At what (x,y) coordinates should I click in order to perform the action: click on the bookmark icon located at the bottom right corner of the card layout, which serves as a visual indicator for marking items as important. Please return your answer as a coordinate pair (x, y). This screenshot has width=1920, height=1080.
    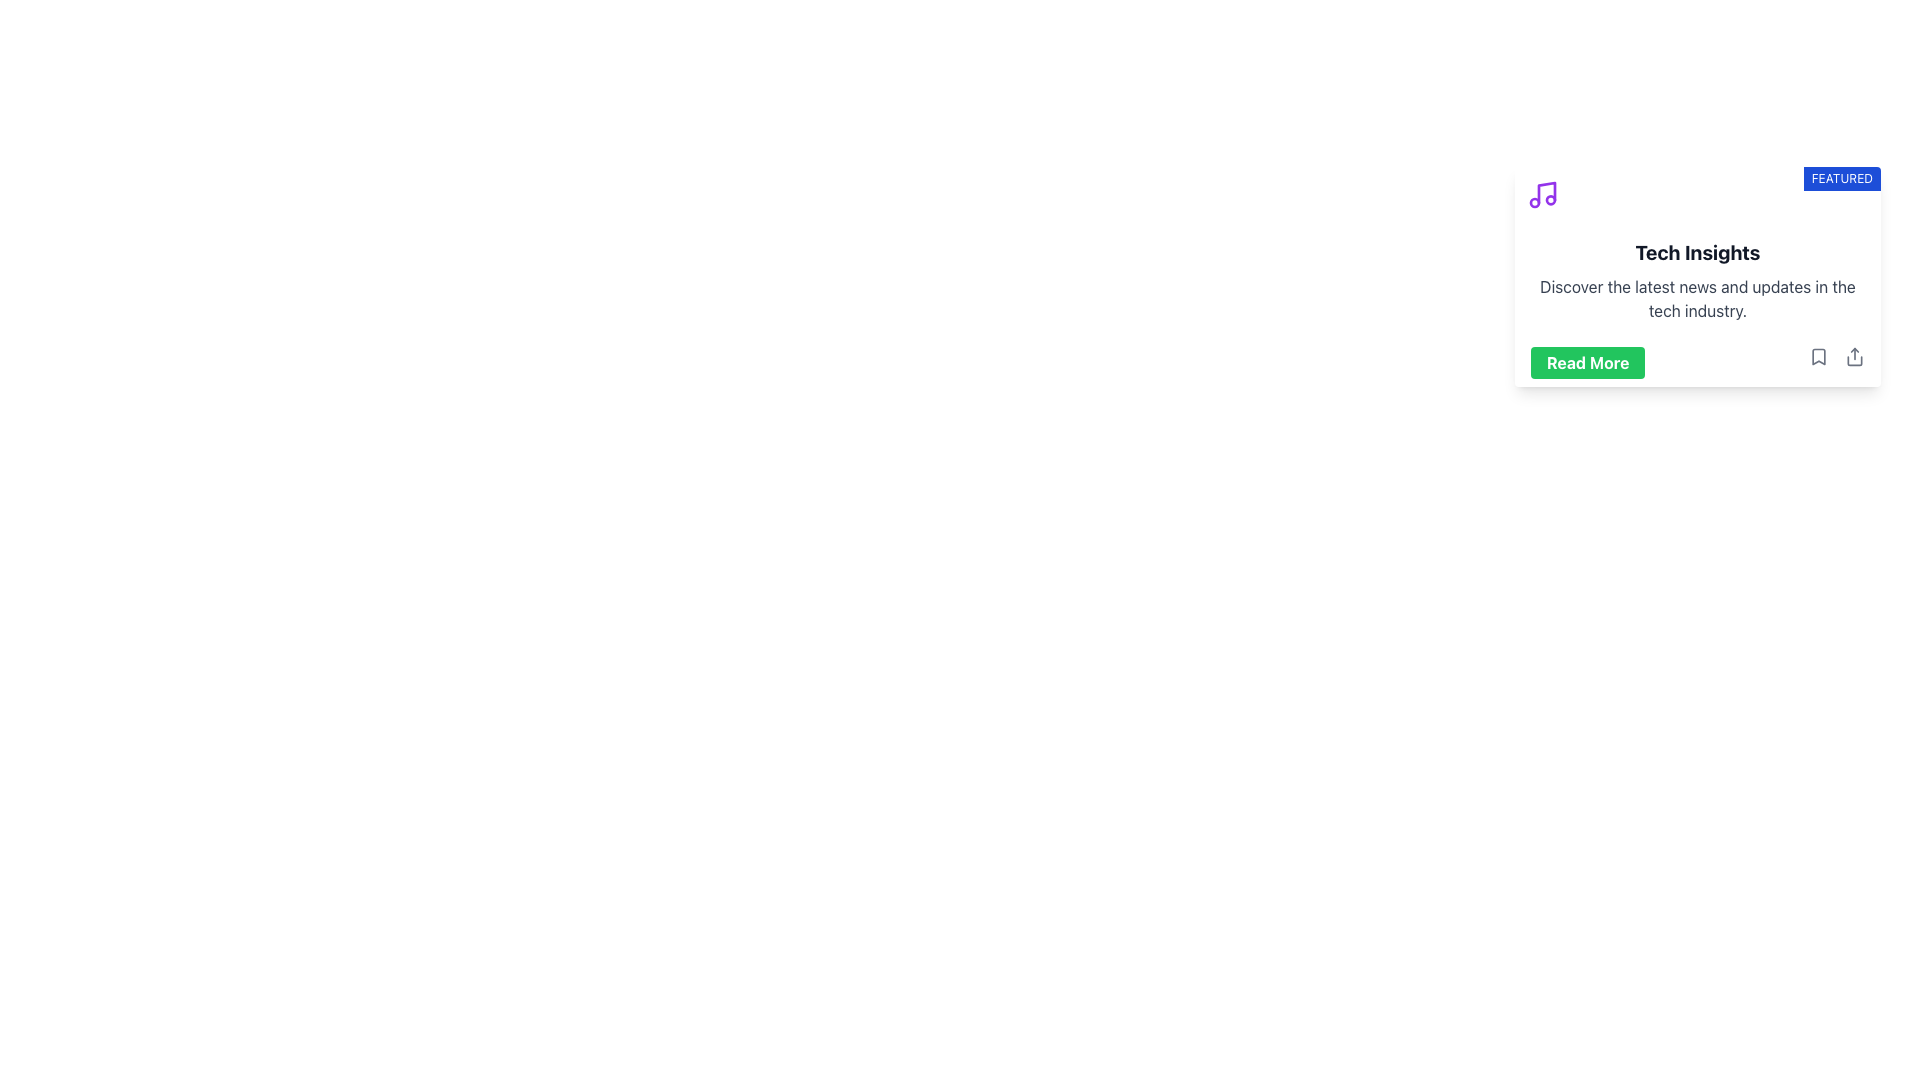
    Looking at the image, I should click on (1819, 356).